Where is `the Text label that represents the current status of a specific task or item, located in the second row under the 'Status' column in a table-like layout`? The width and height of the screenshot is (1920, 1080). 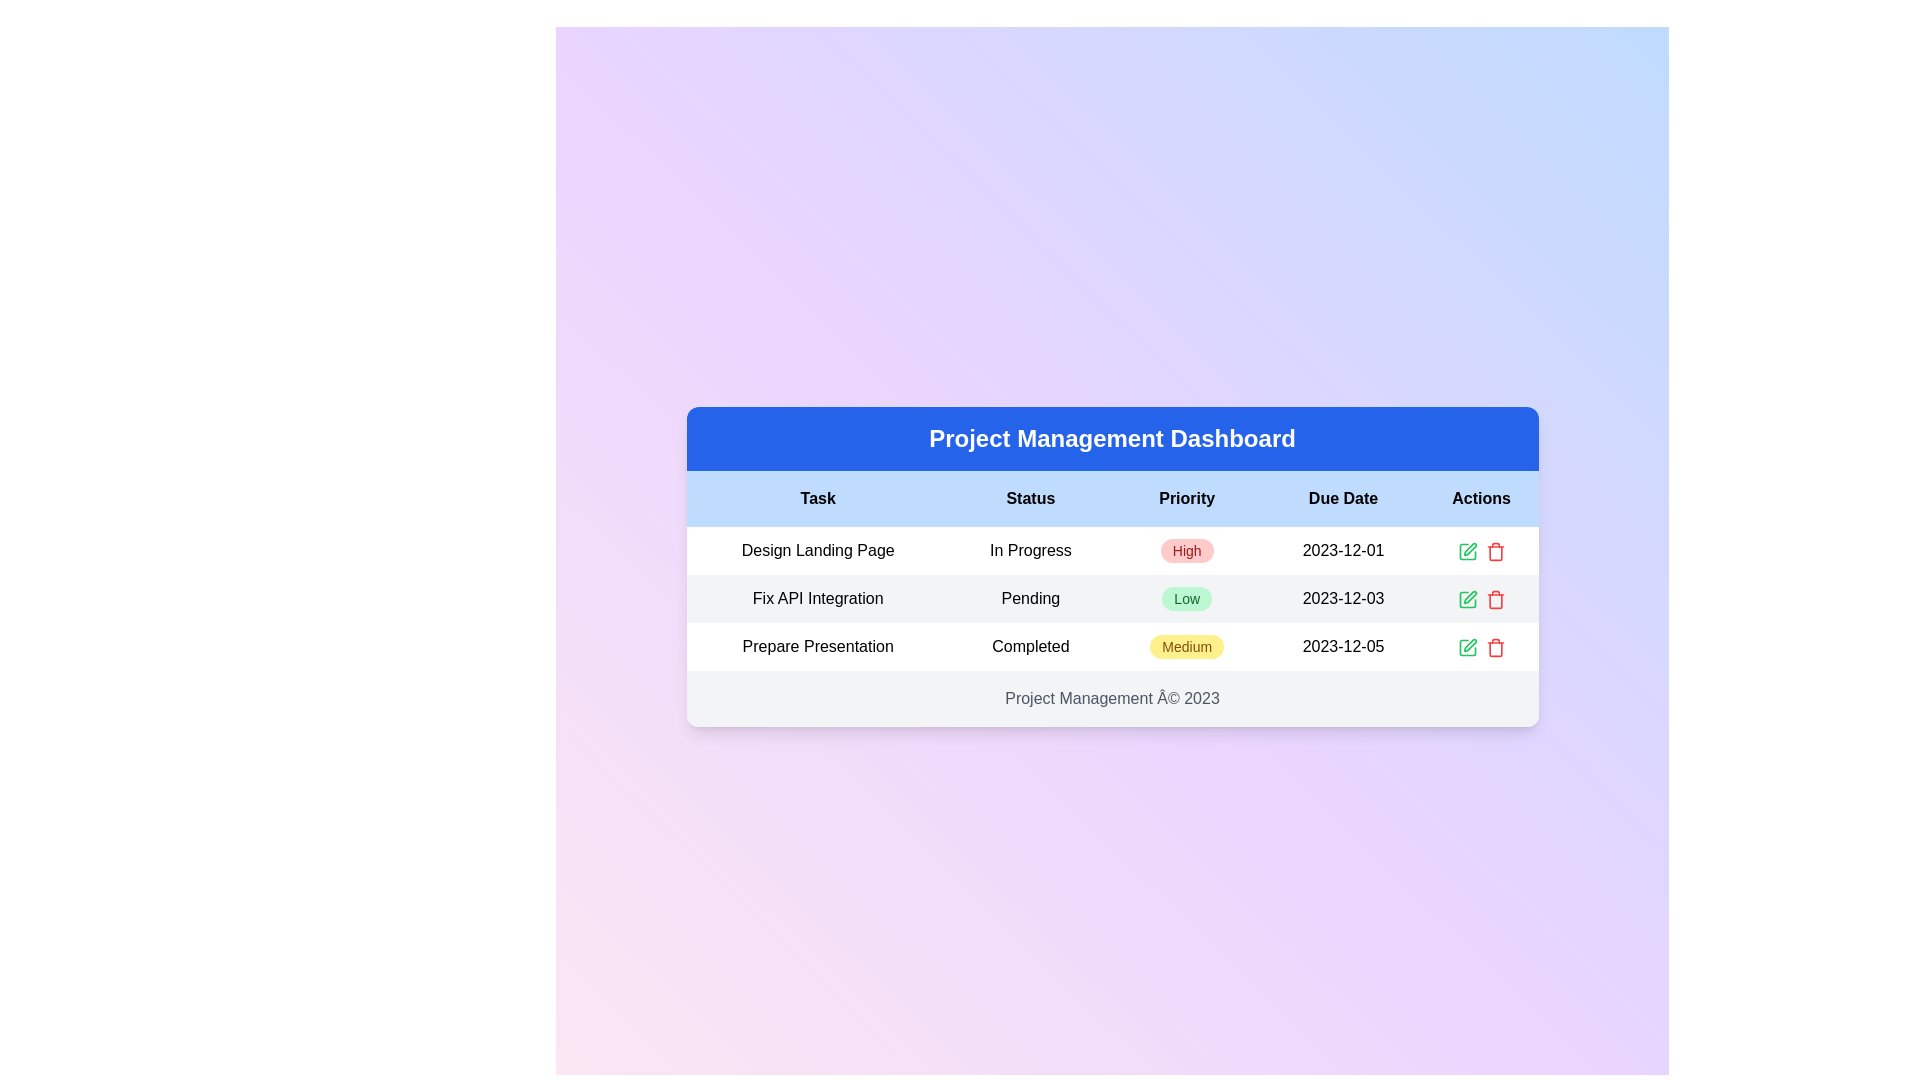
the Text label that represents the current status of a specific task or item, located in the second row under the 'Status' column in a table-like layout is located at coordinates (1030, 597).